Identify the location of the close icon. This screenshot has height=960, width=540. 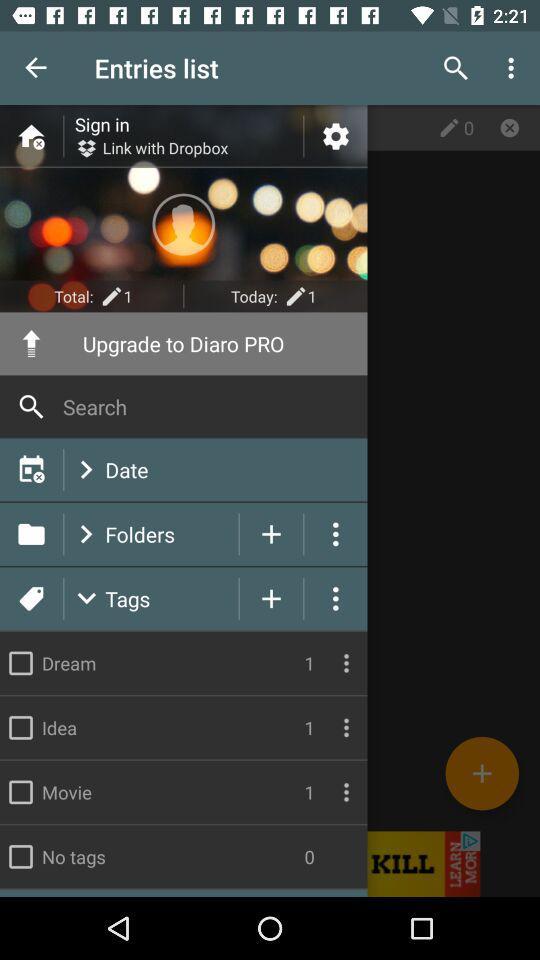
(509, 126).